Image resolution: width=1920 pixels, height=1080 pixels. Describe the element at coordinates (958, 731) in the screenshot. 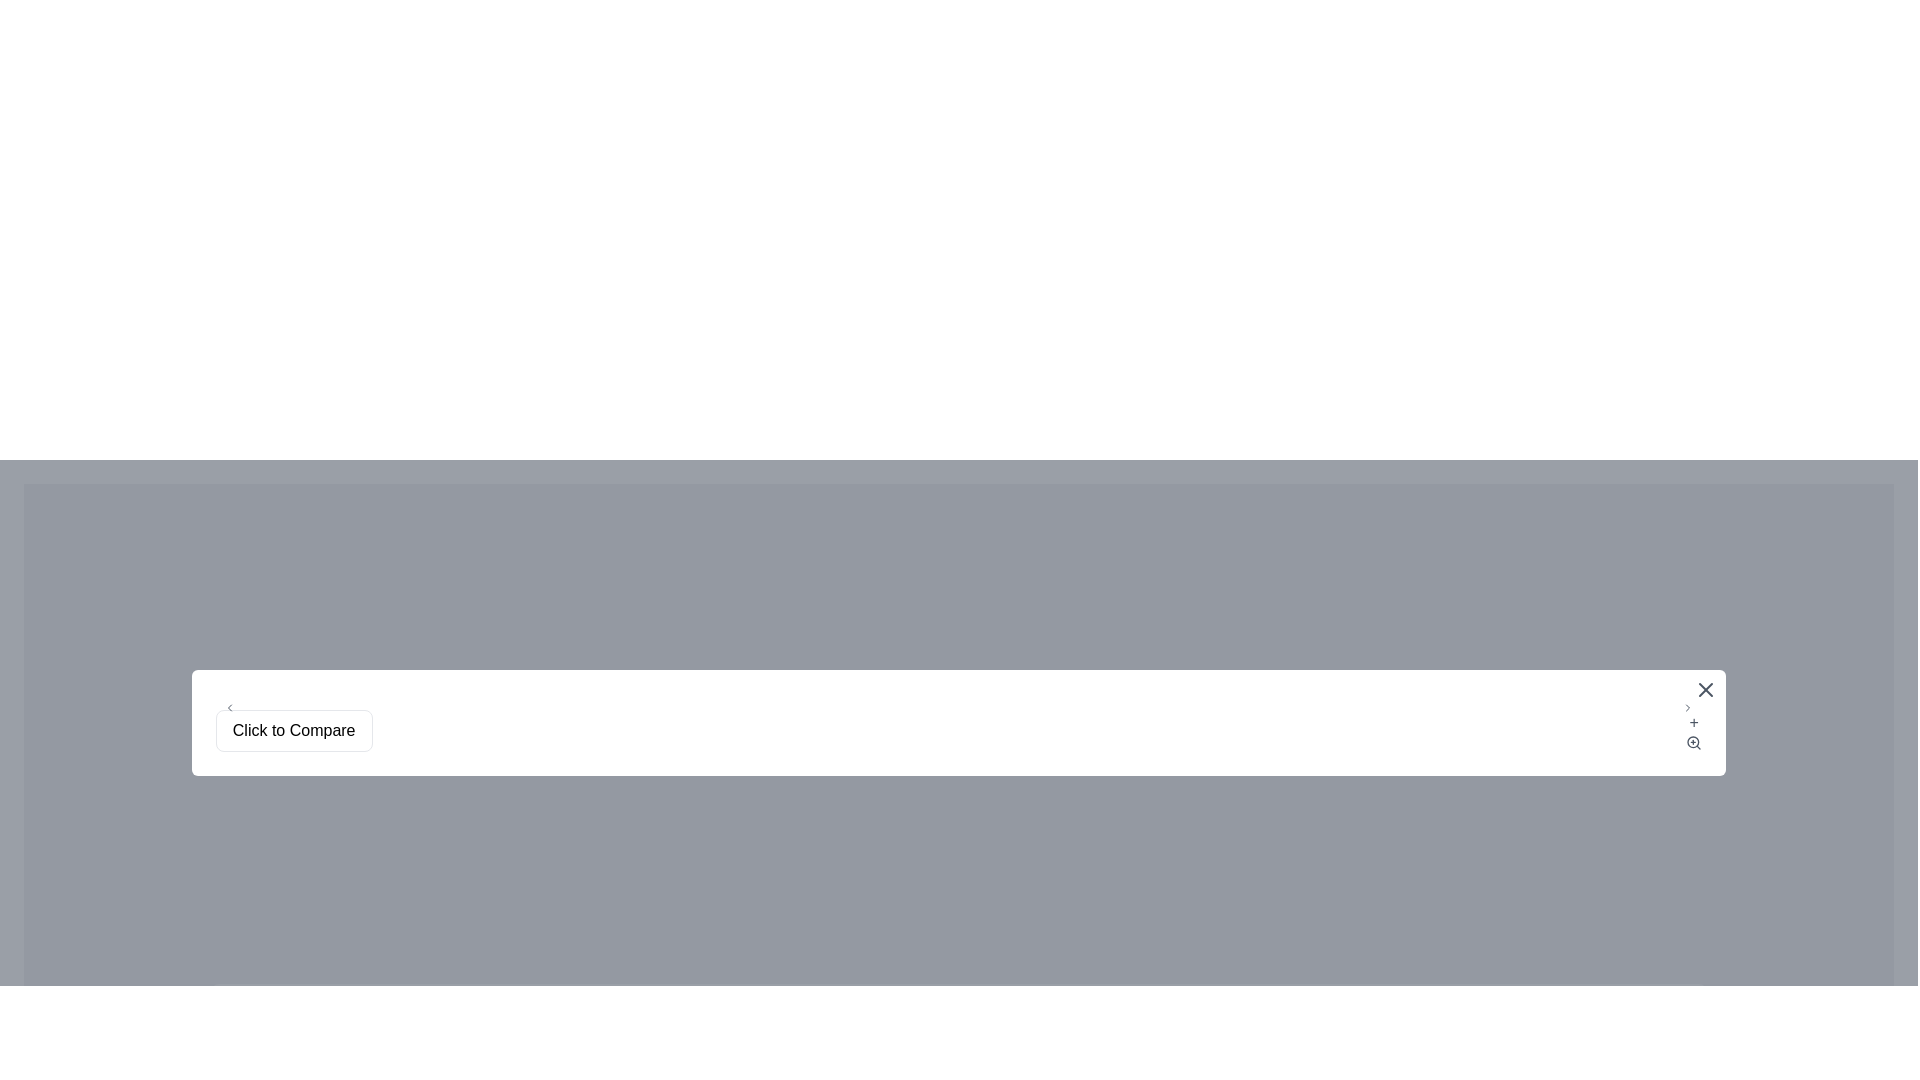

I see `the '+' symbol on the interactive component labeled 'Click to Compare'` at that location.